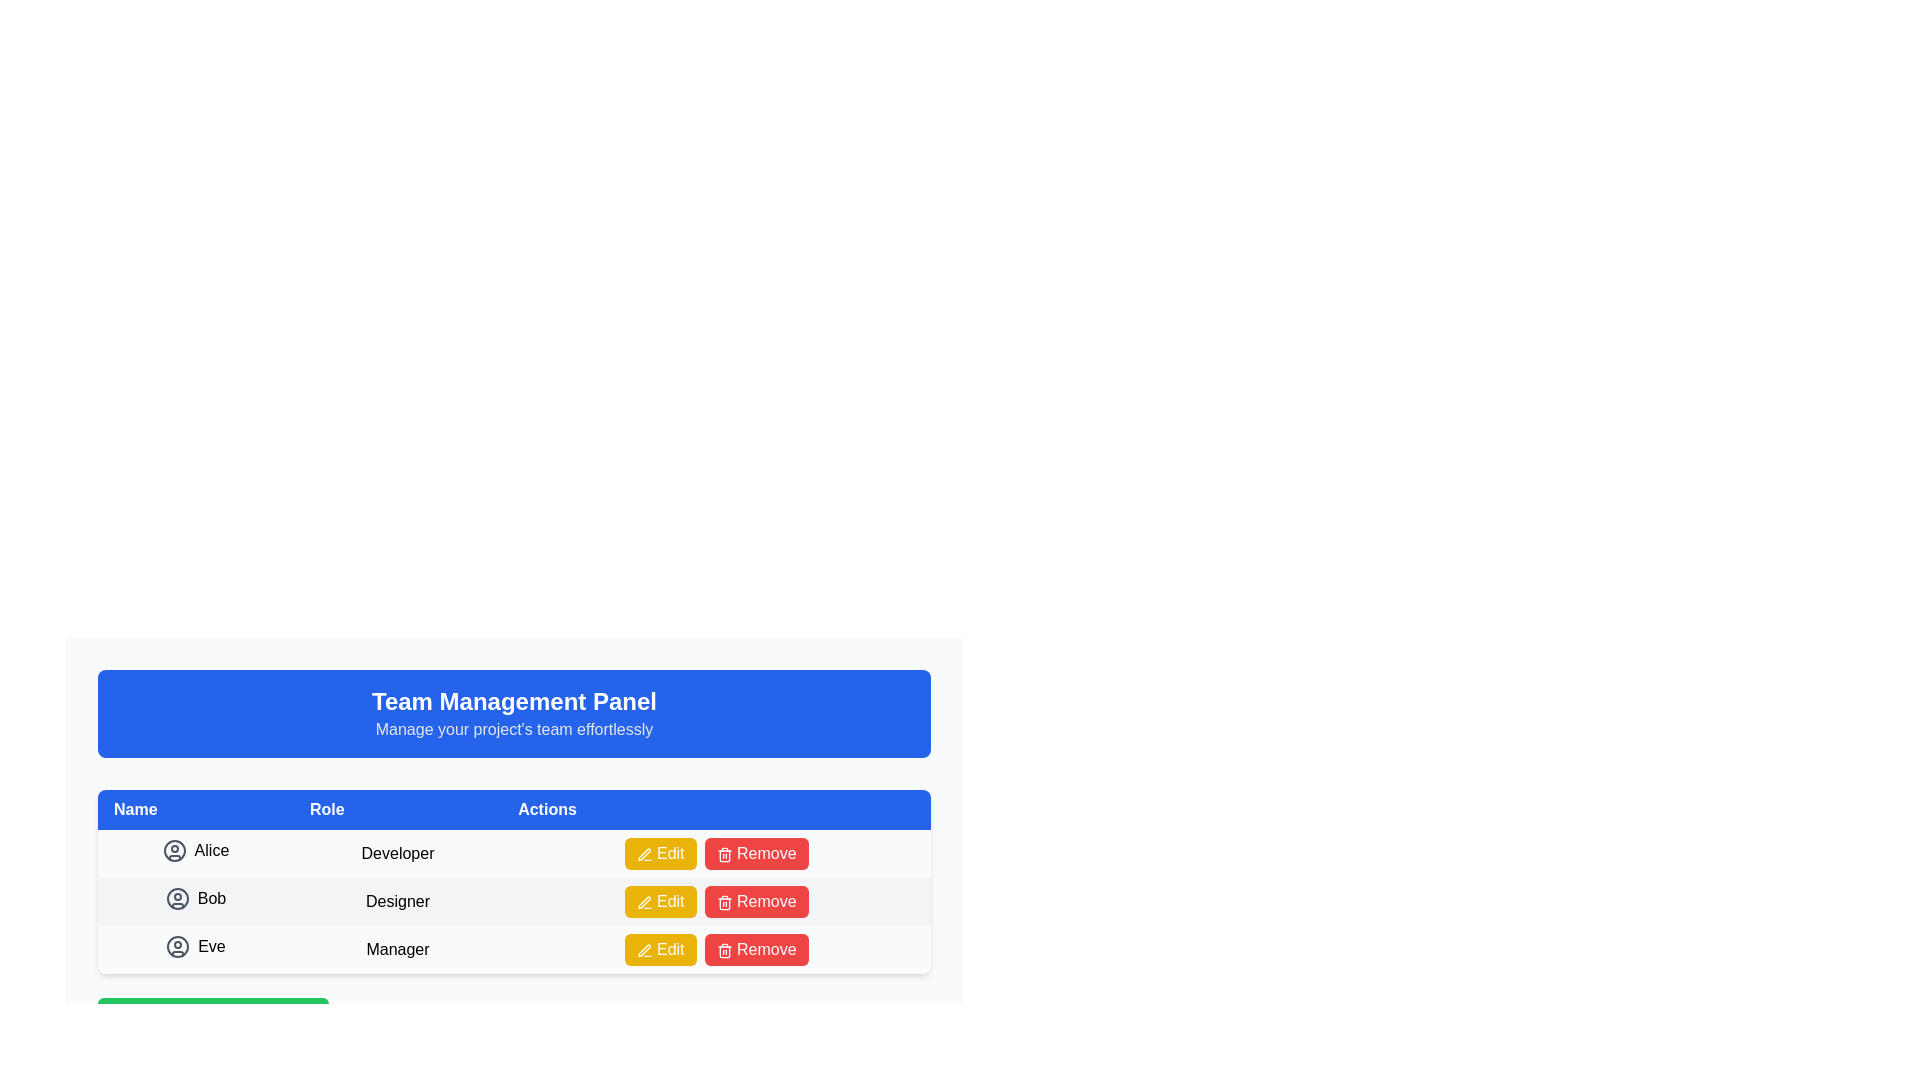 The image size is (1920, 1080). I want to click on the red 'Remove' button with a trash icon located in the 'Actions' column of the third row of the table, so click(755, 853).